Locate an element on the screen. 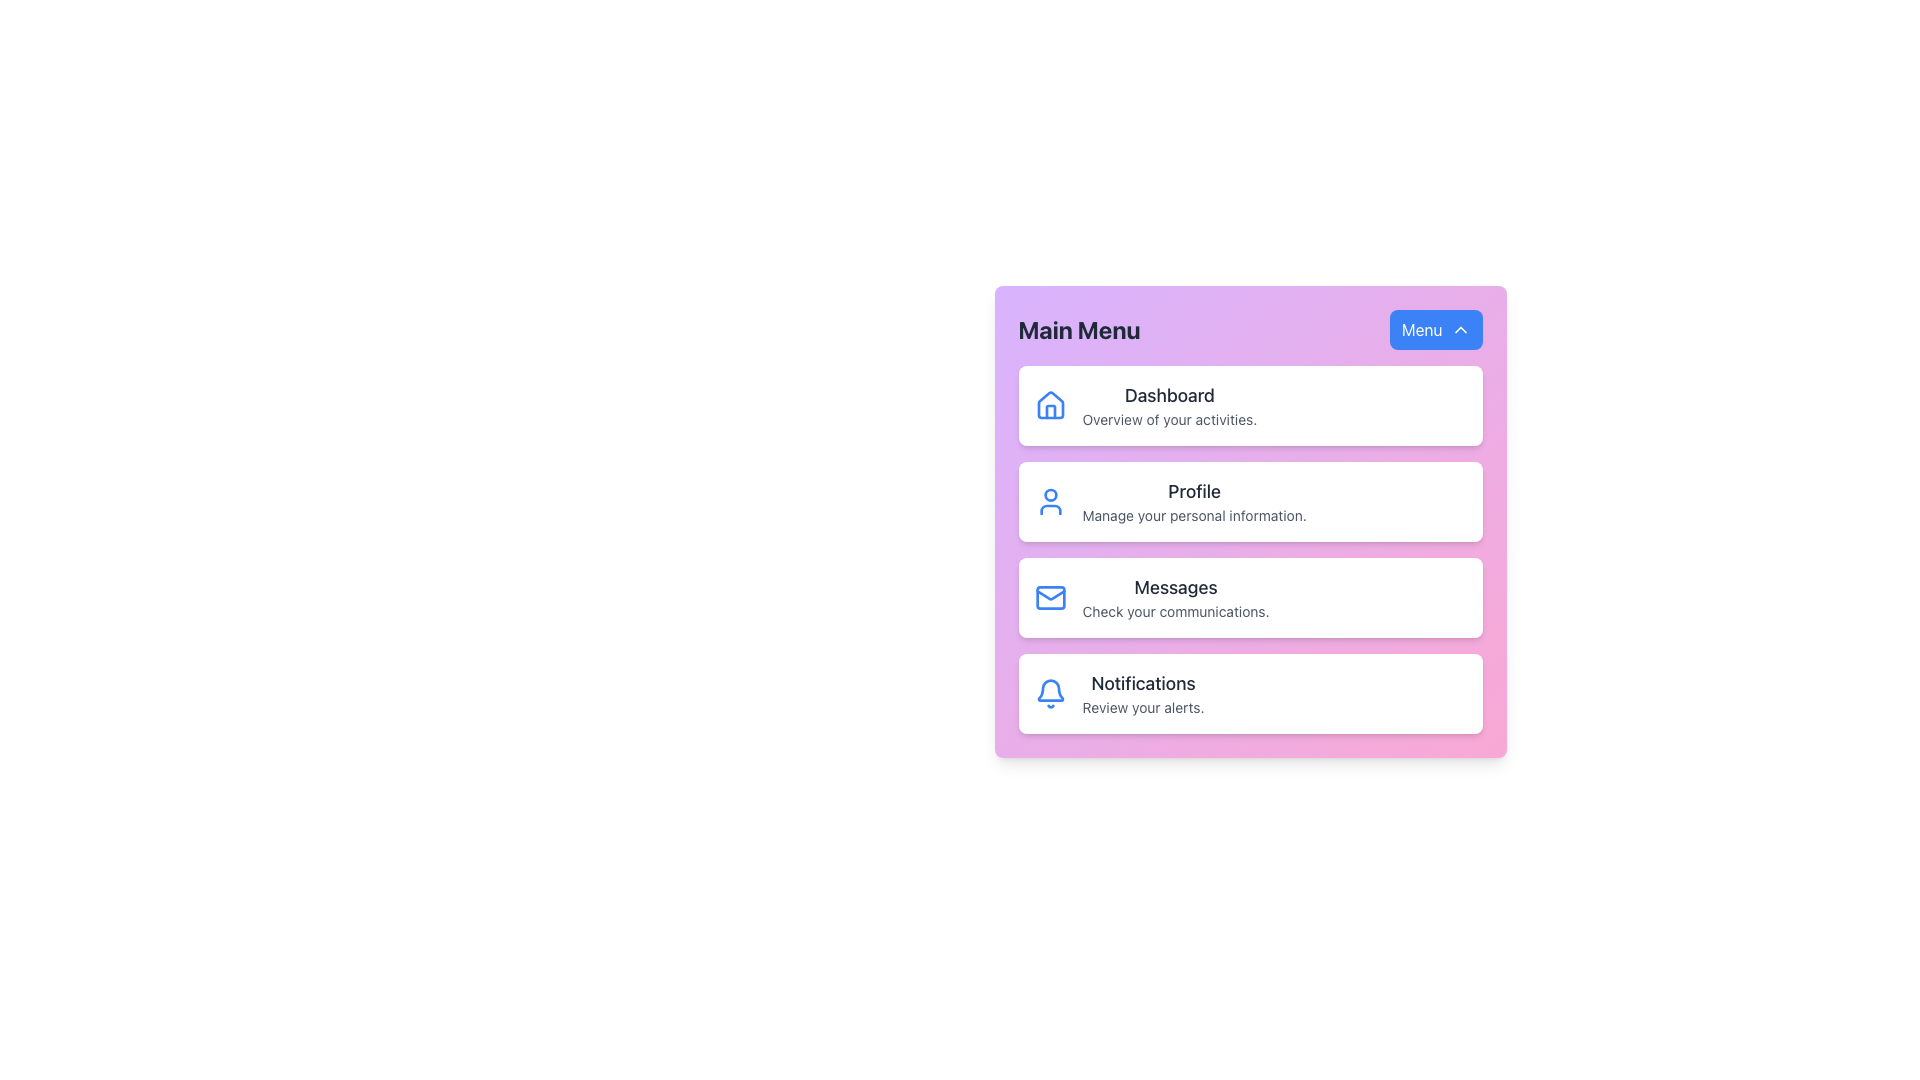 The image size is (1920, 1080). the bell icon representing notifications, located to the left of the 'Notifications' option card, positioned at the bottom of the vertical stack of options is located at coordinates (1049, 689).